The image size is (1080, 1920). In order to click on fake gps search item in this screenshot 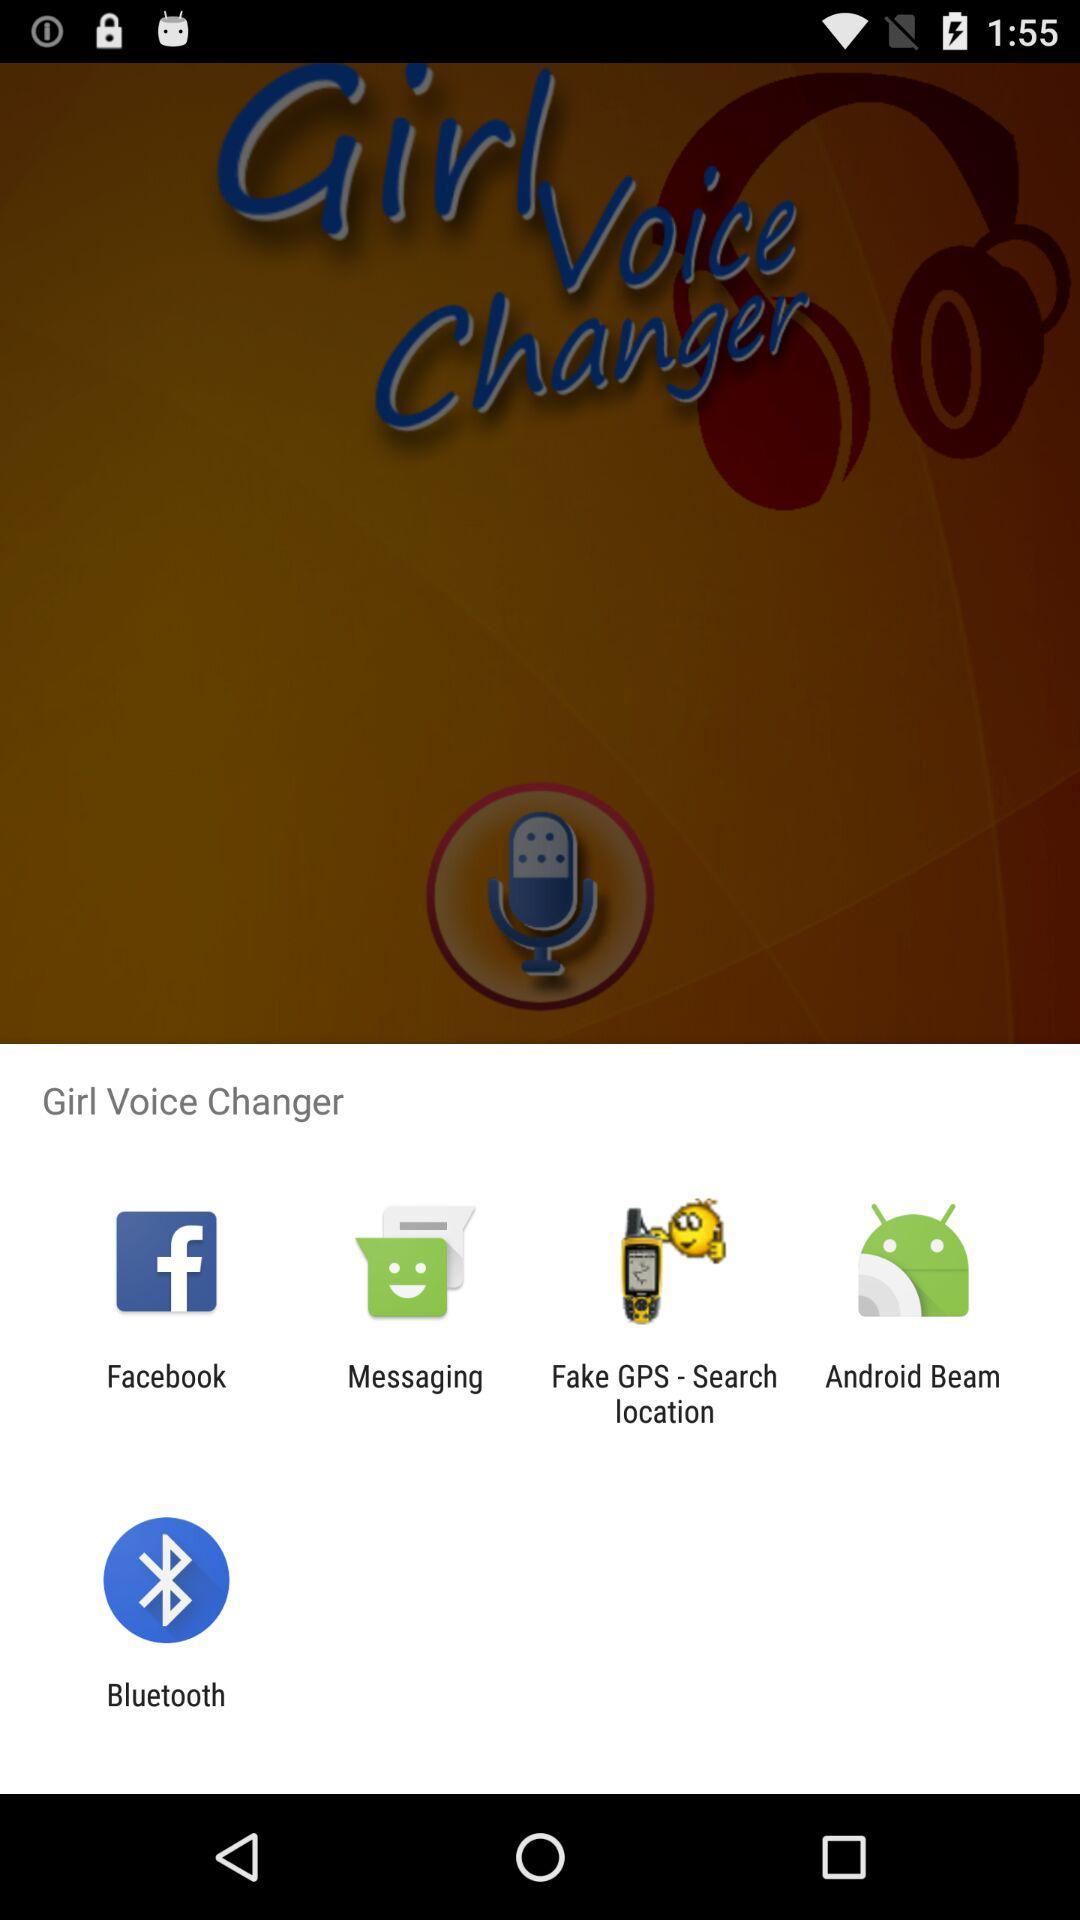, I will do `click(664, 1392)`.